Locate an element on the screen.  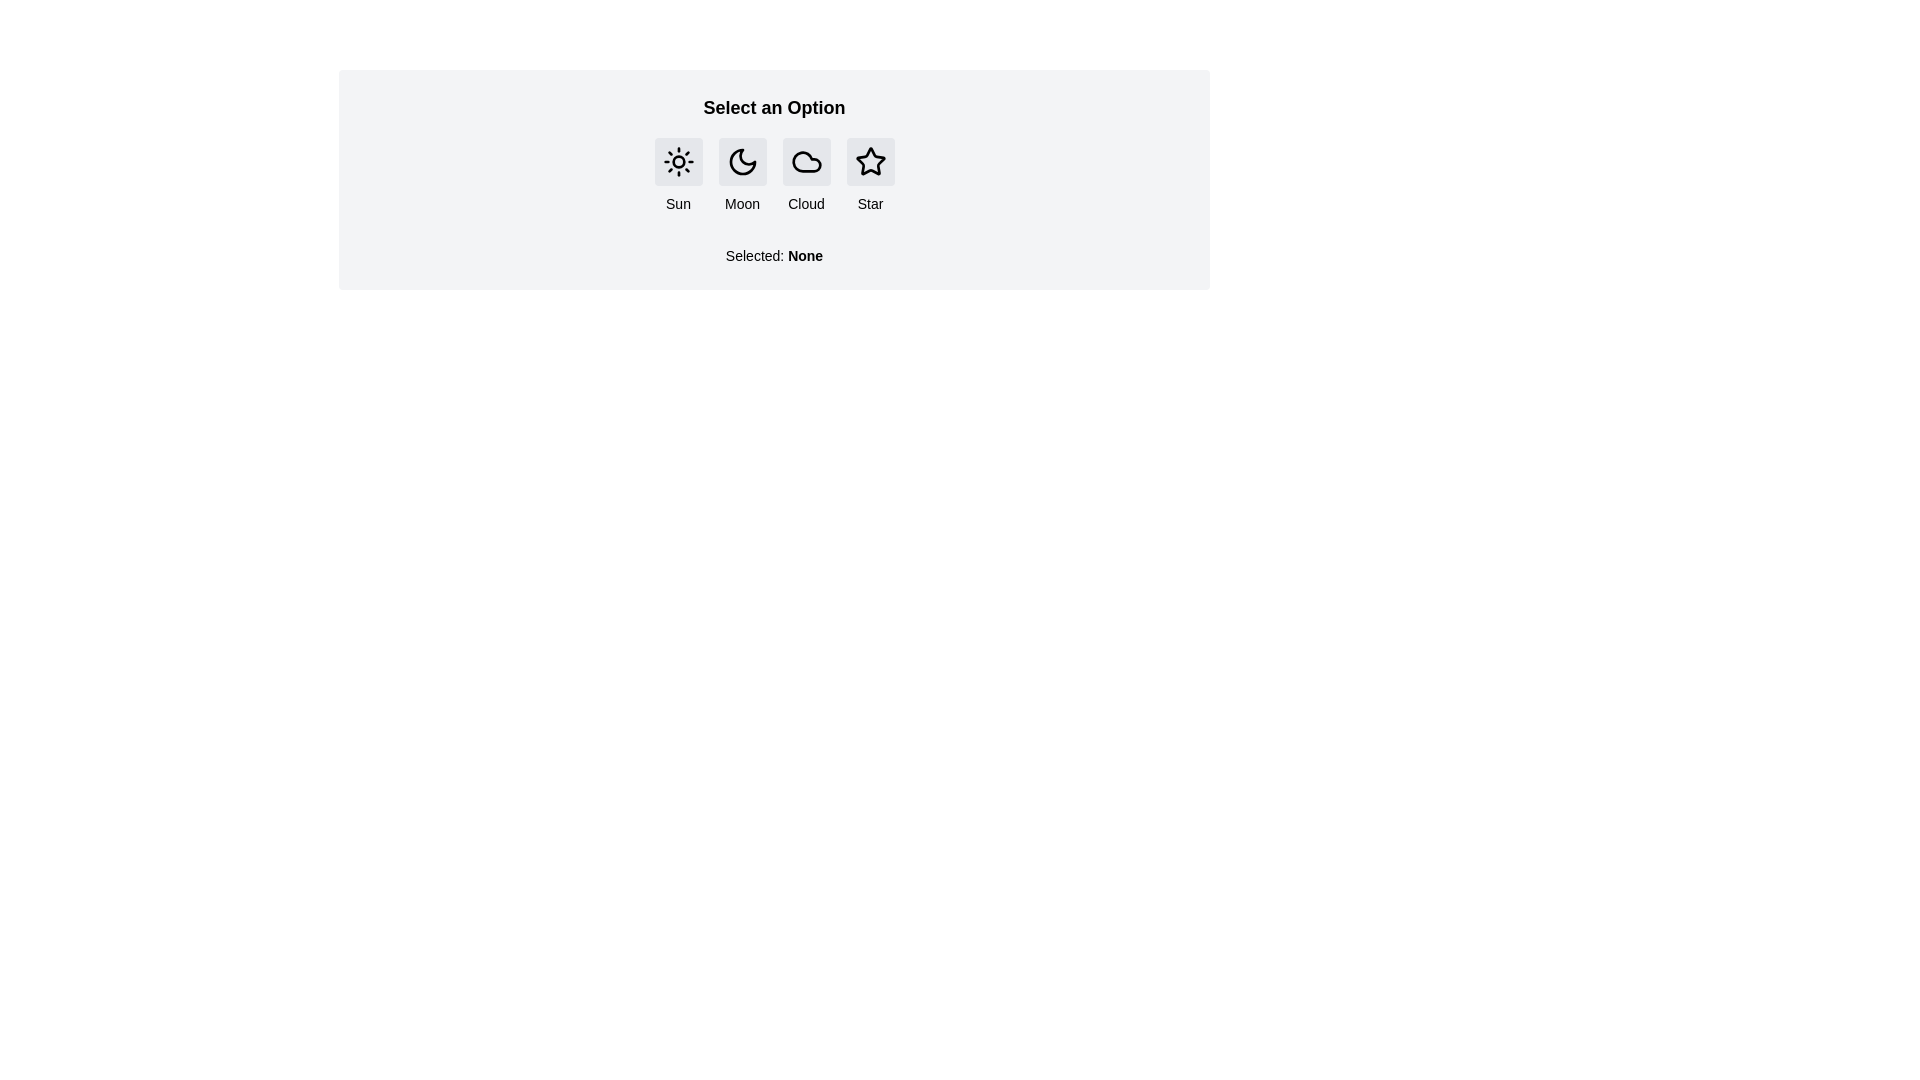
the cloud icon outline, which is the third icon in a row of four is located at coordinates (806, 161).